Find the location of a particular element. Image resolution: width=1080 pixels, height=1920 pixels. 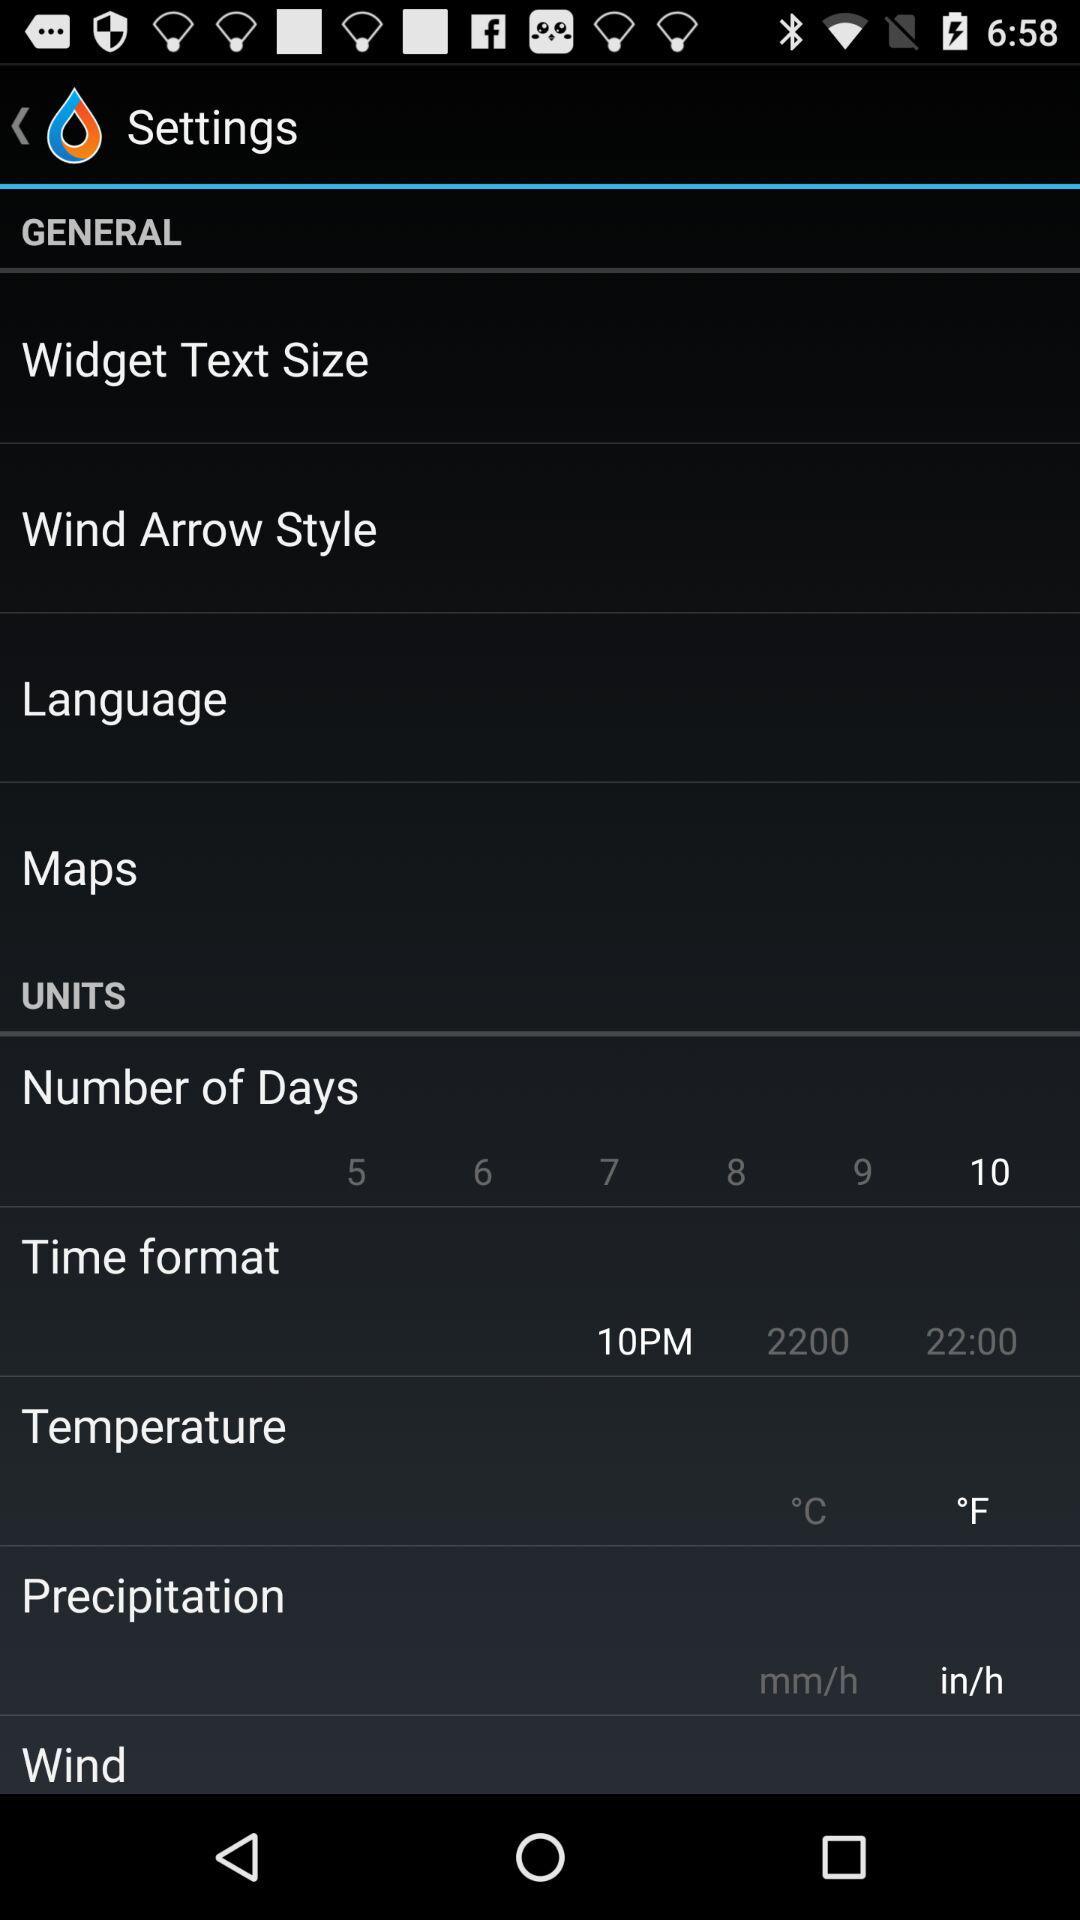

item below 10pm icon is located at coordinates (525, 1423).